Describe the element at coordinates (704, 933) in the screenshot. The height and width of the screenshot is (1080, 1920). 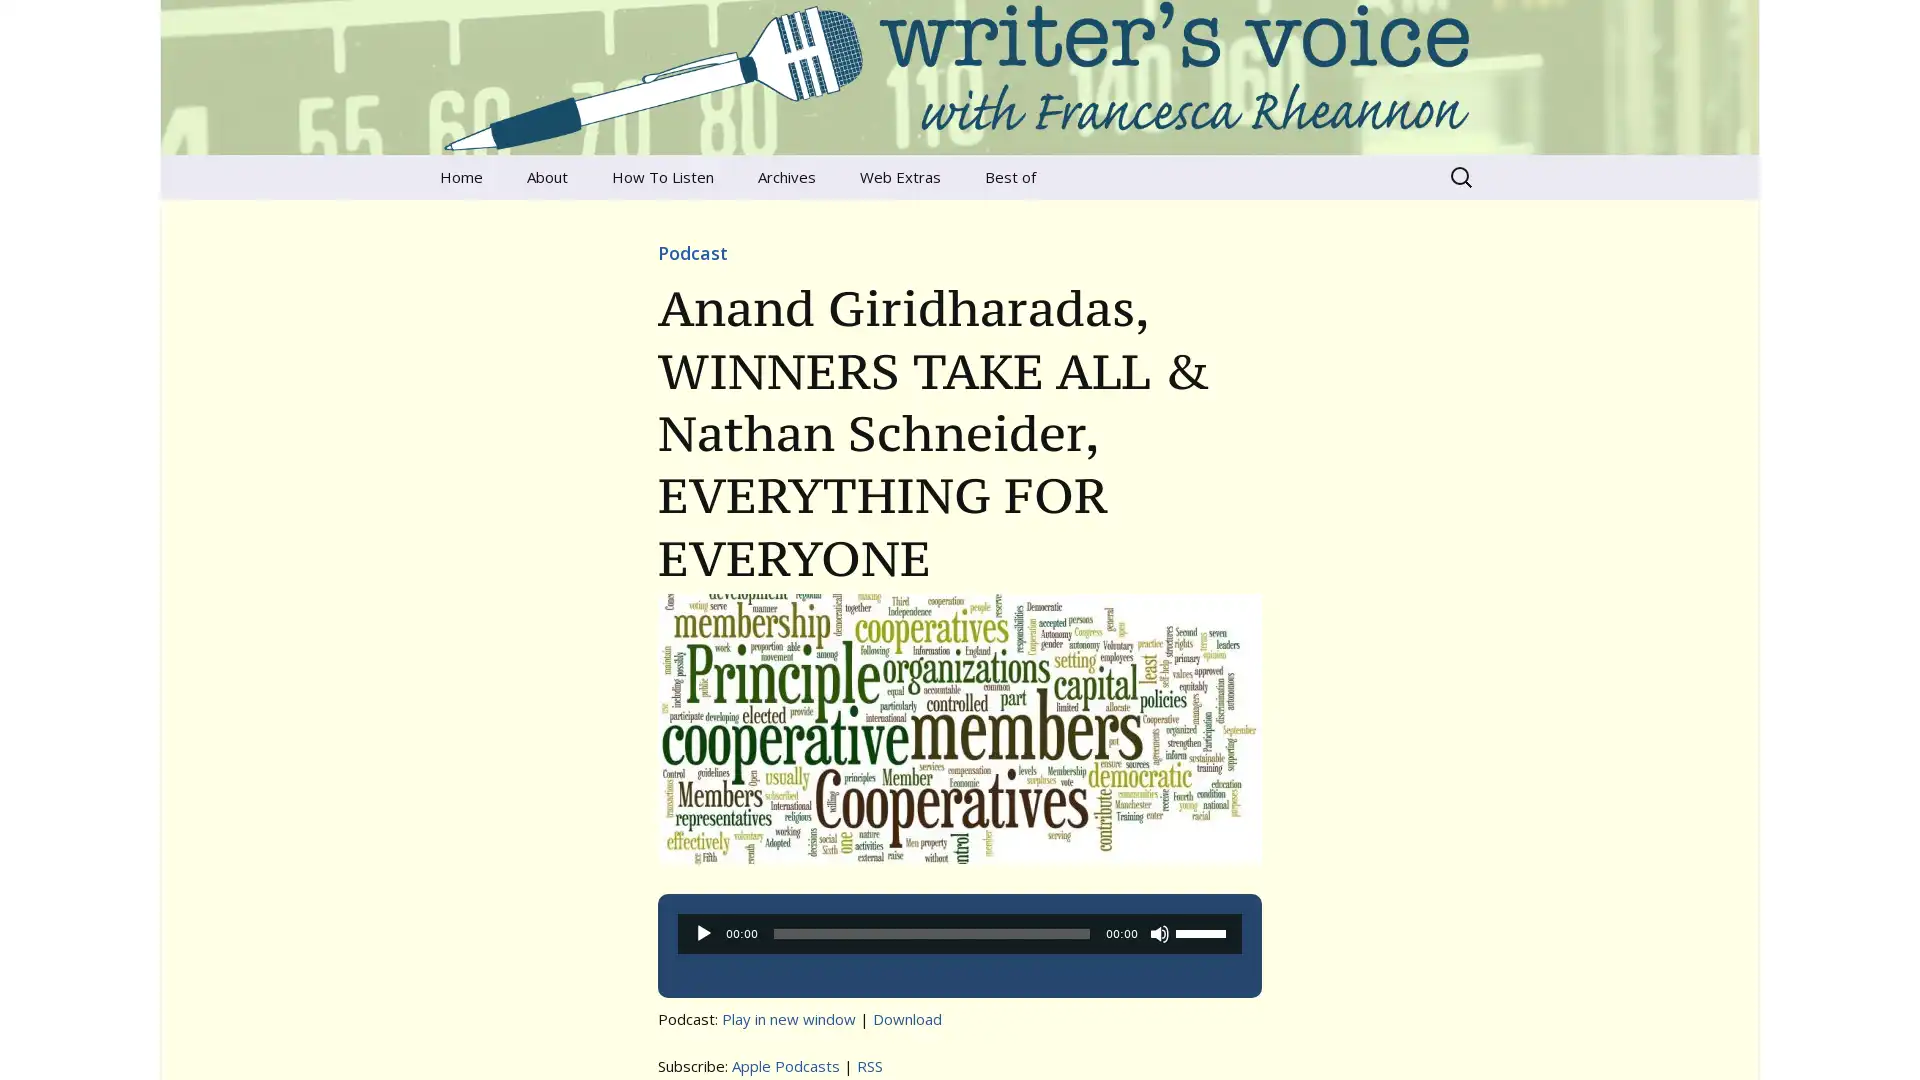
I see `Play` at that location.